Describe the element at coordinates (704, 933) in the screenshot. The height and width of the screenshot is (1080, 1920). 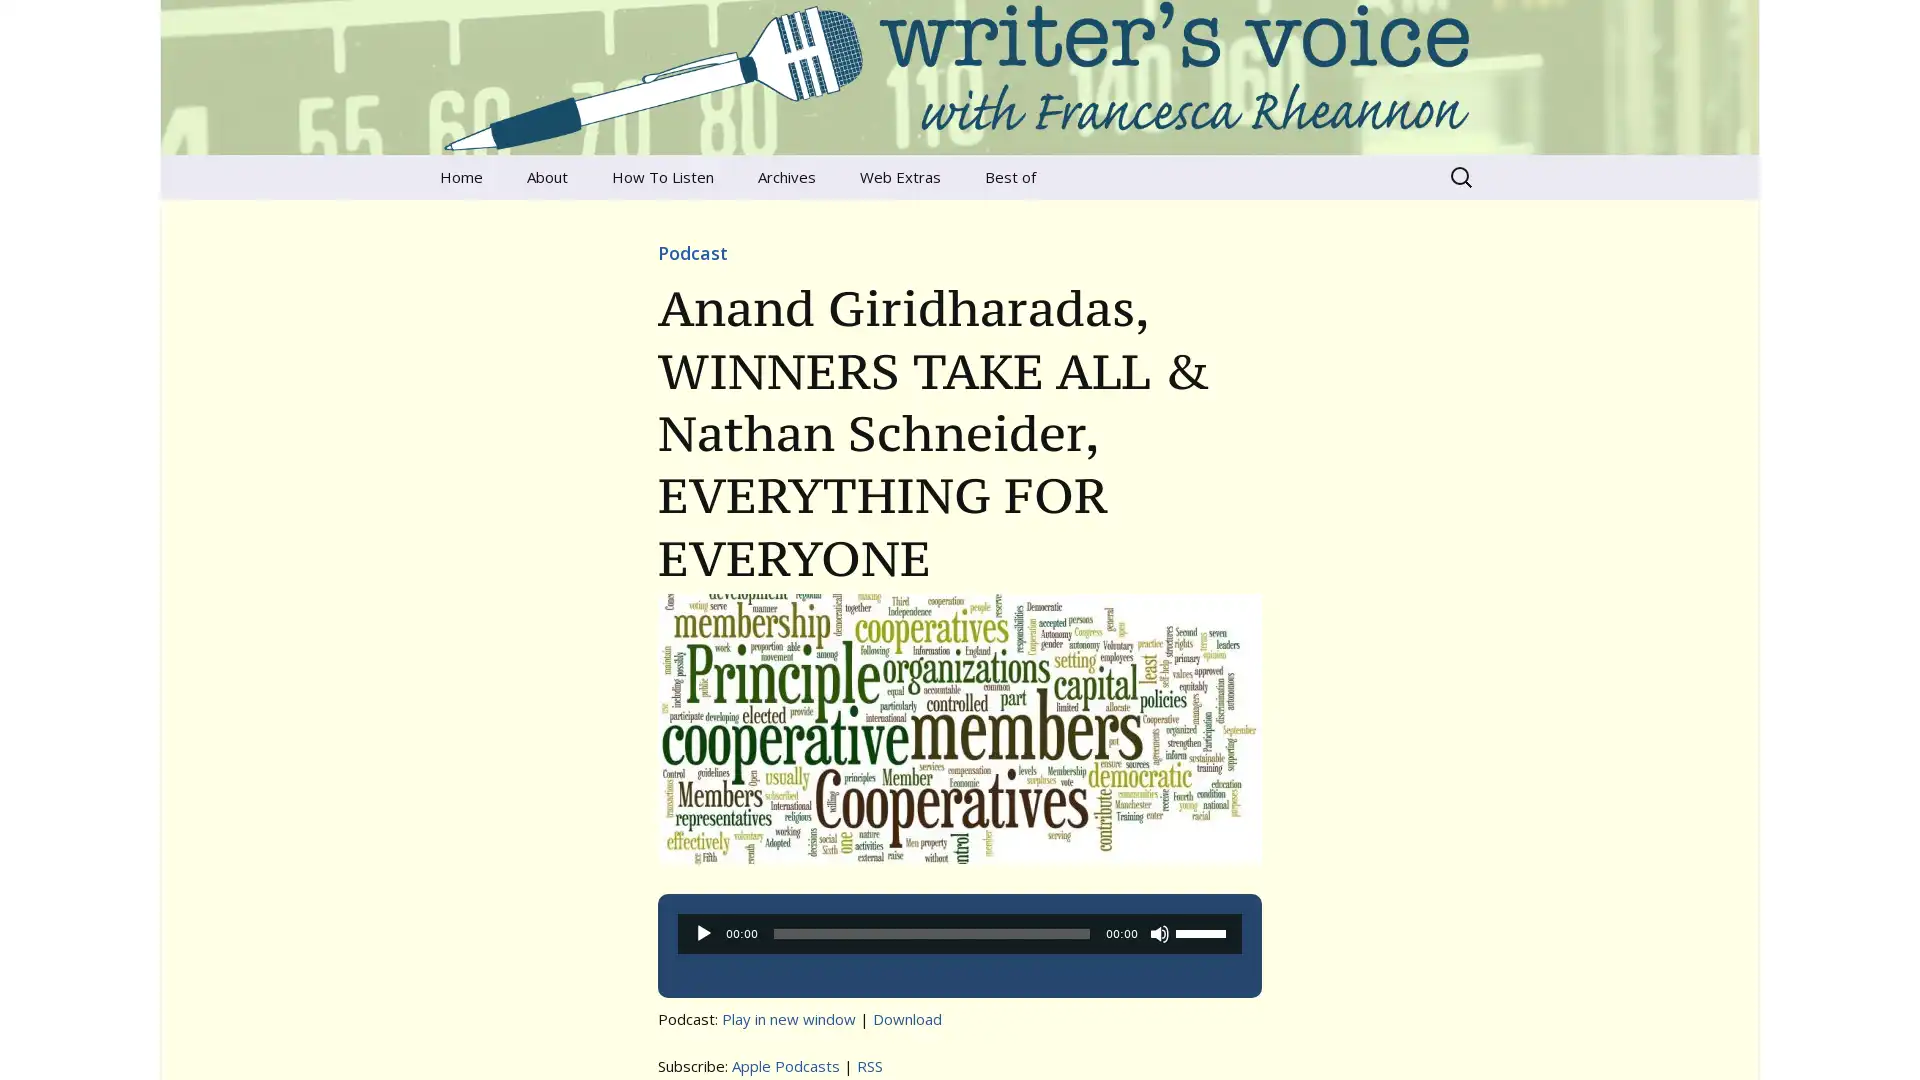
I see `Play` at that location.